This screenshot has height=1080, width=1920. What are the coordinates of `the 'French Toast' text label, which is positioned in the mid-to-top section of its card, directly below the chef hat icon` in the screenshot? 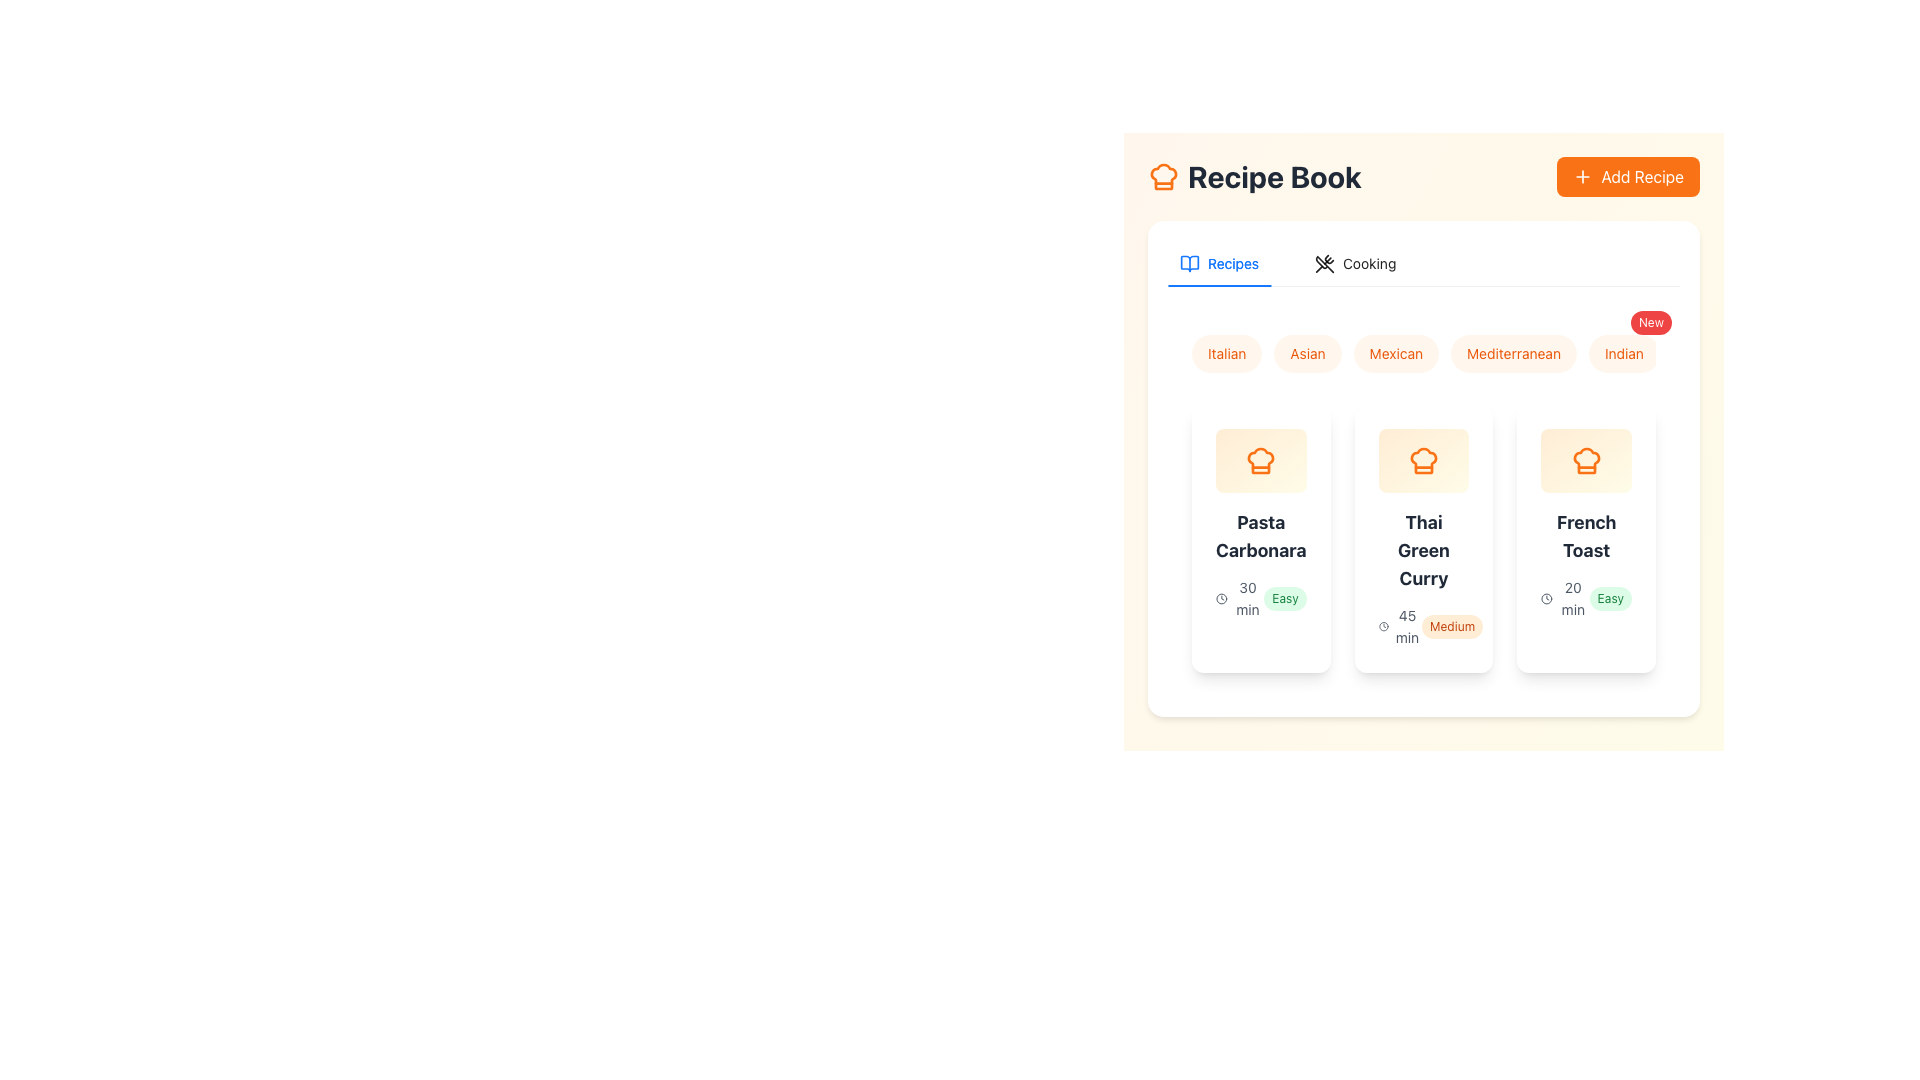 It's located at (1585, 535).